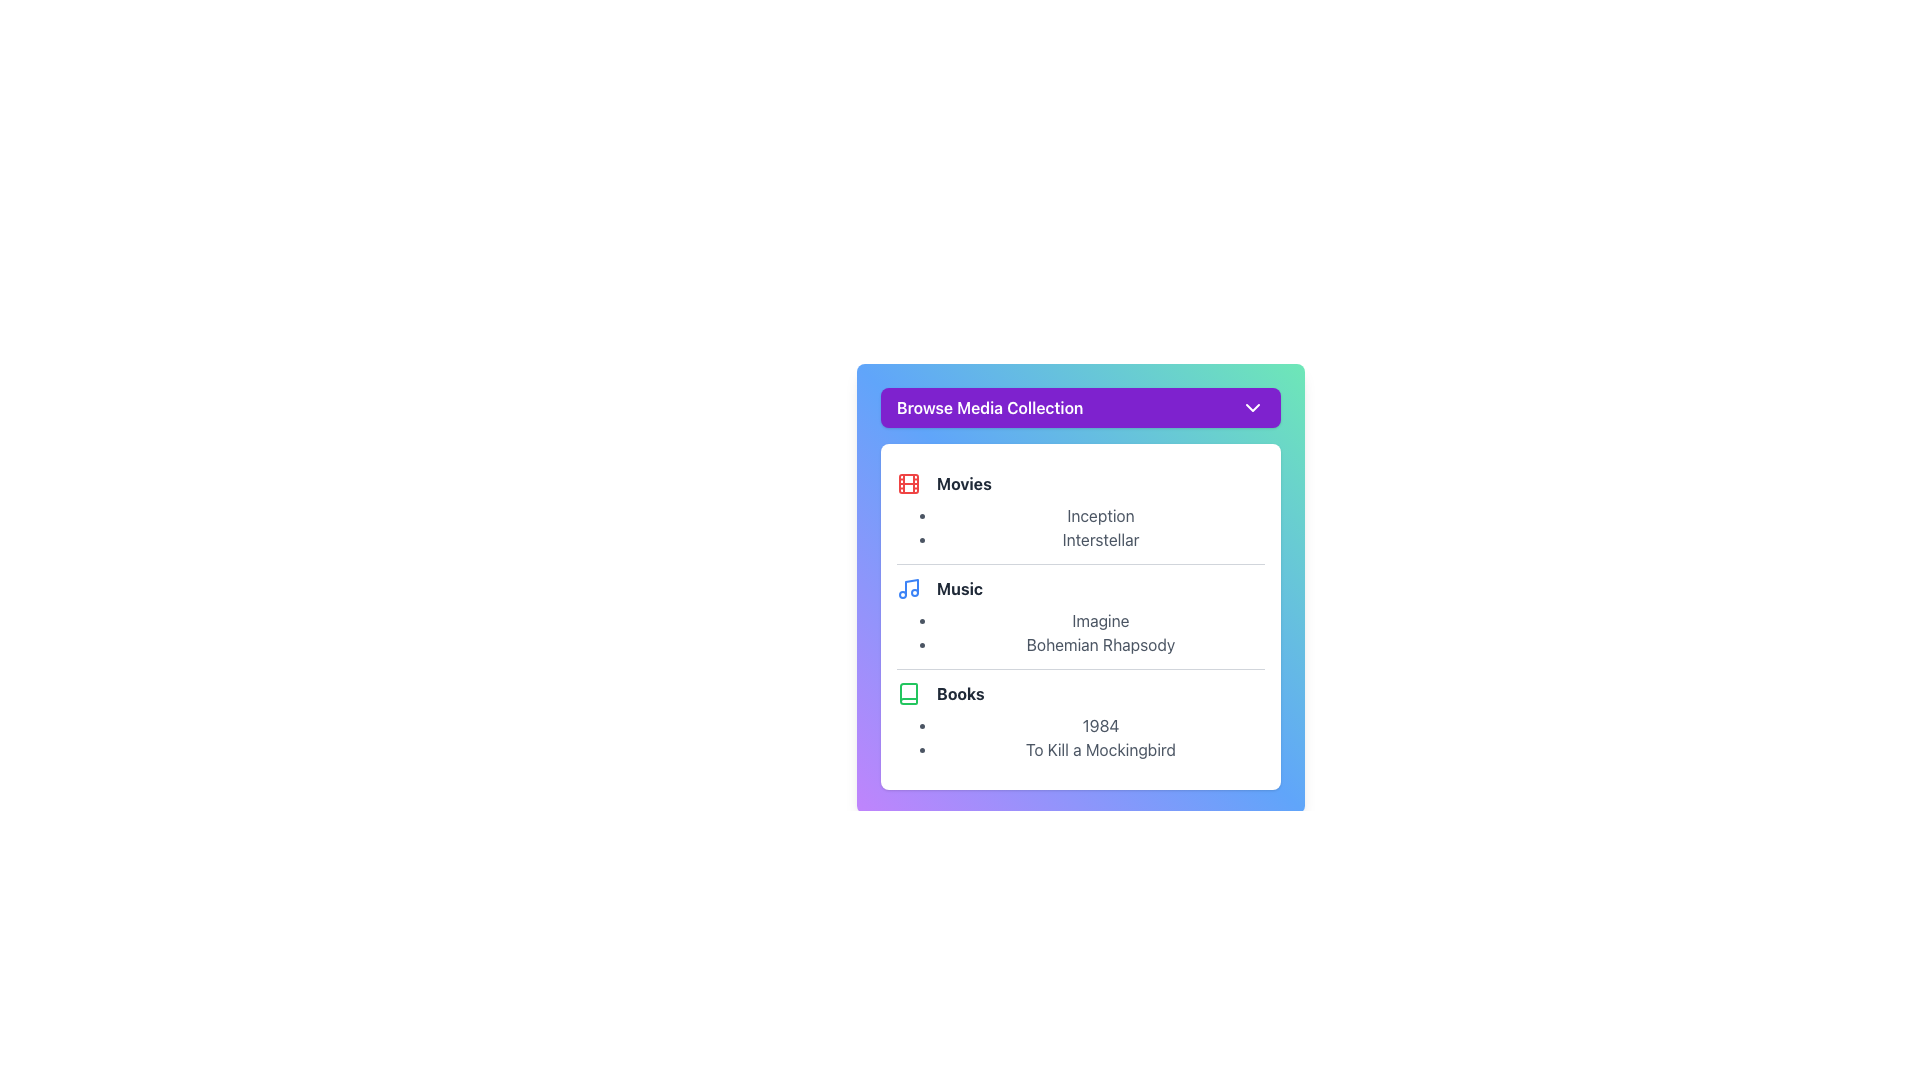  What do you see at coordinates (964, 483) in the screenshot?
I see `bold text label that reads 'Movies', which is prominently displayed in dark gray and is the first element in the 'Movies' category section` at bounding box center [964, 483].